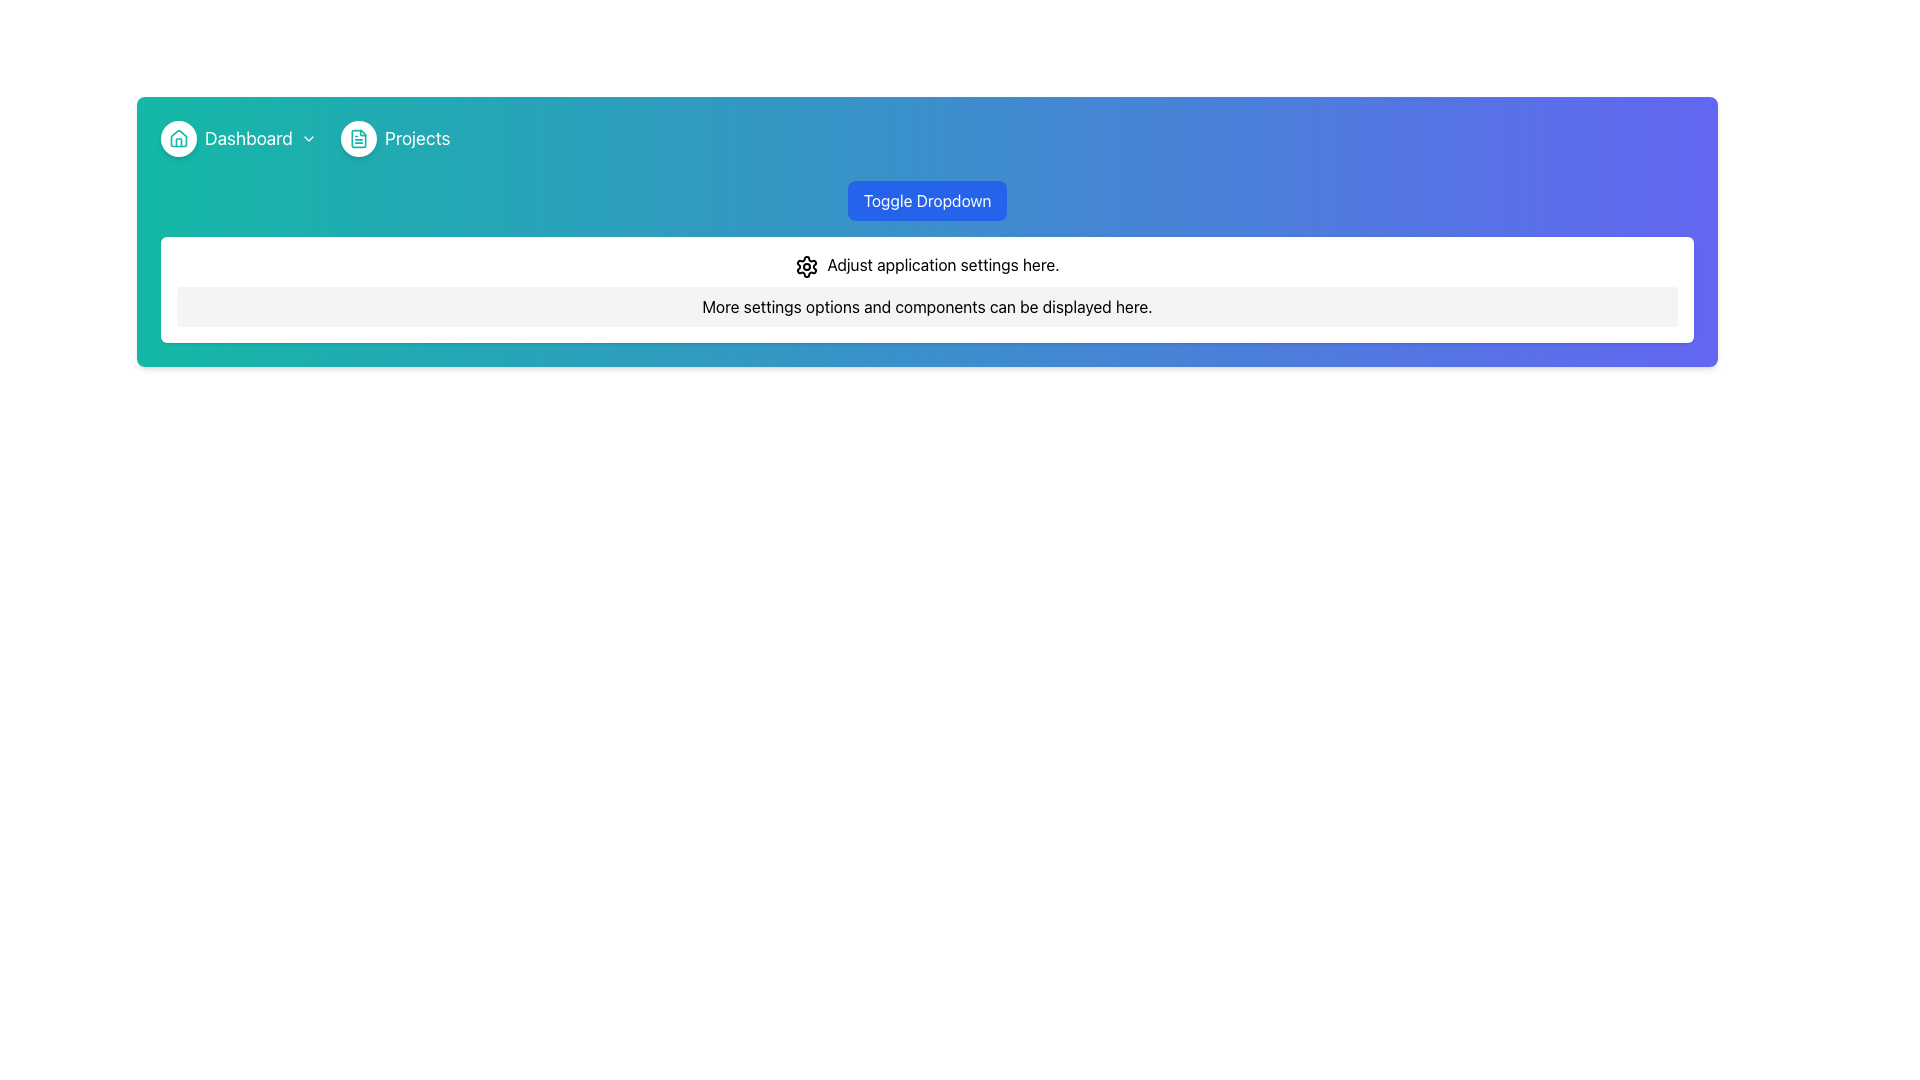 This screenshot has height=1080, width=1920. What do you see at coordinates (926, 306) in the screenshot?
I see `the static text block providing instructions related to the settings options, located directly below 'Adjust application settings here.'` at bounding box center [926, 306].